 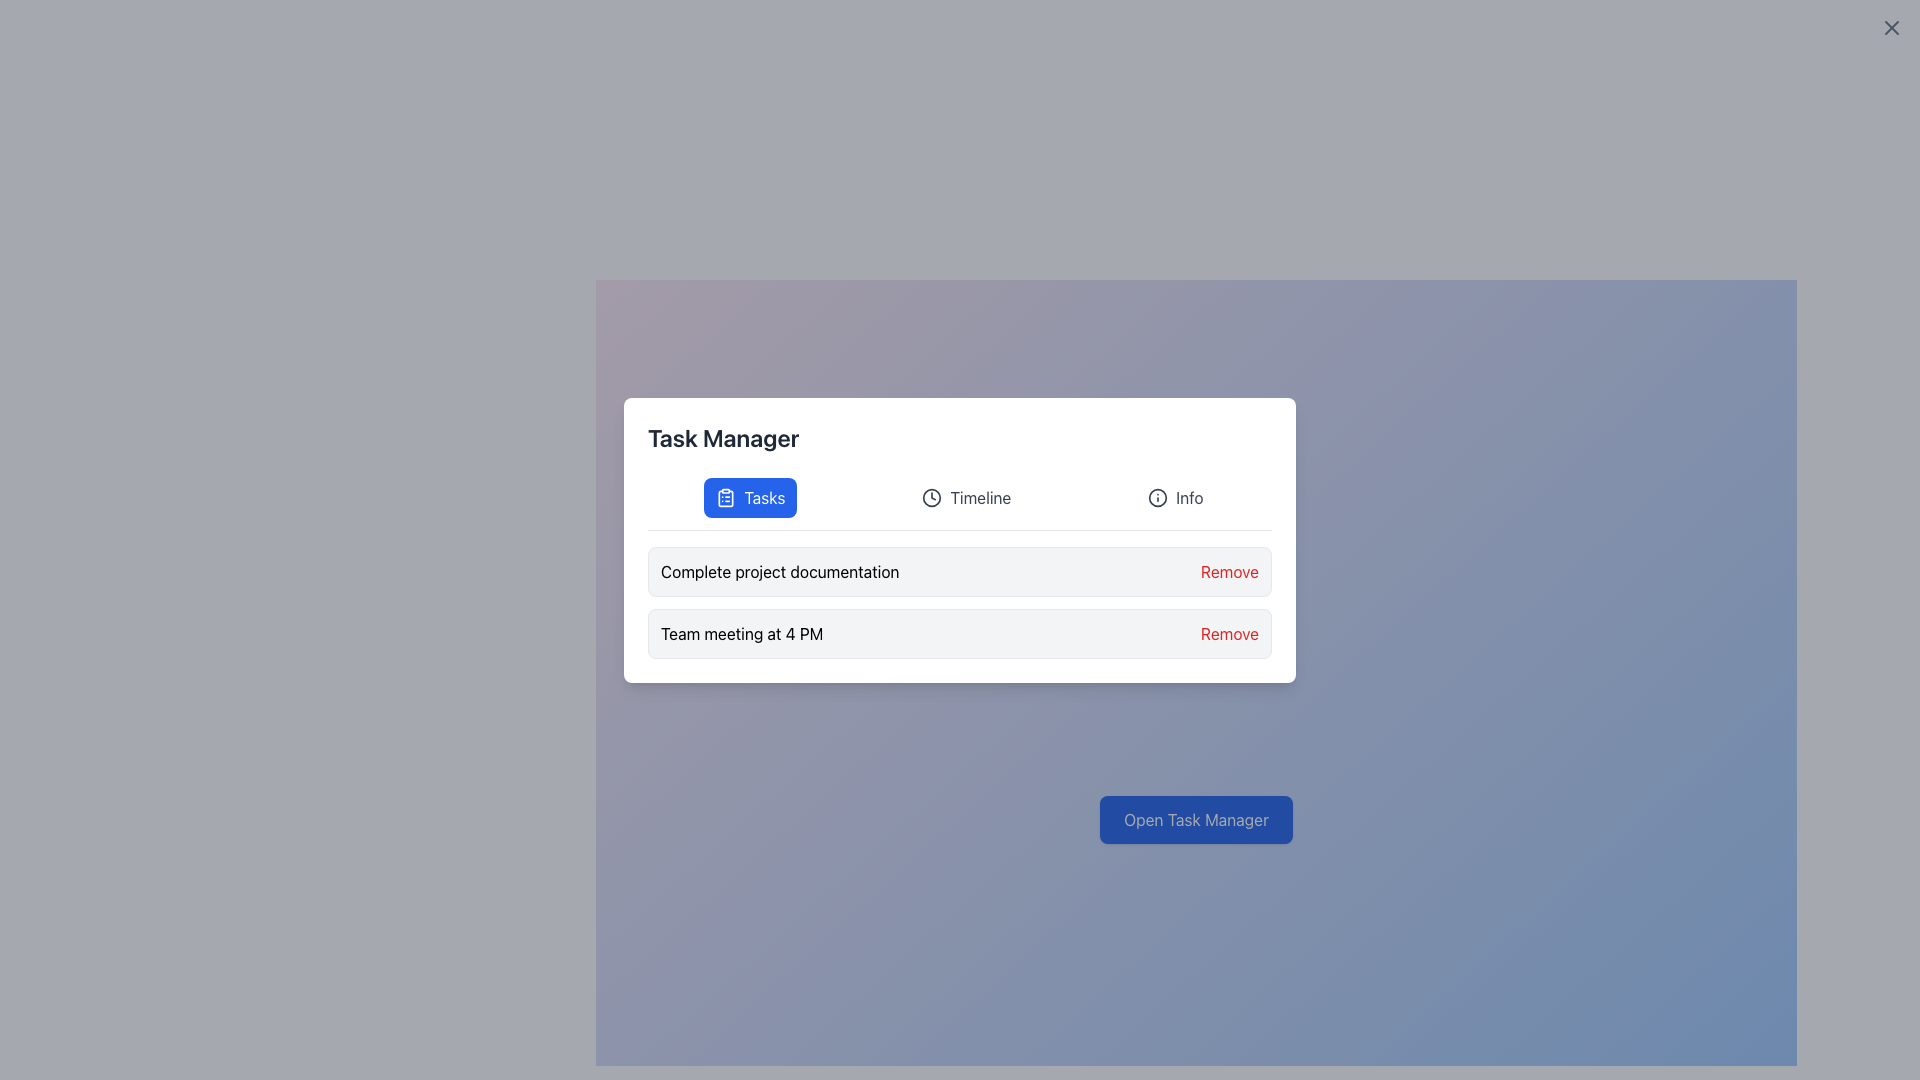 What do you see at coordinates (763, 496) in the screenshot?
I see `the 'Tasks' navigation tab` at bounding box center [763, 496].